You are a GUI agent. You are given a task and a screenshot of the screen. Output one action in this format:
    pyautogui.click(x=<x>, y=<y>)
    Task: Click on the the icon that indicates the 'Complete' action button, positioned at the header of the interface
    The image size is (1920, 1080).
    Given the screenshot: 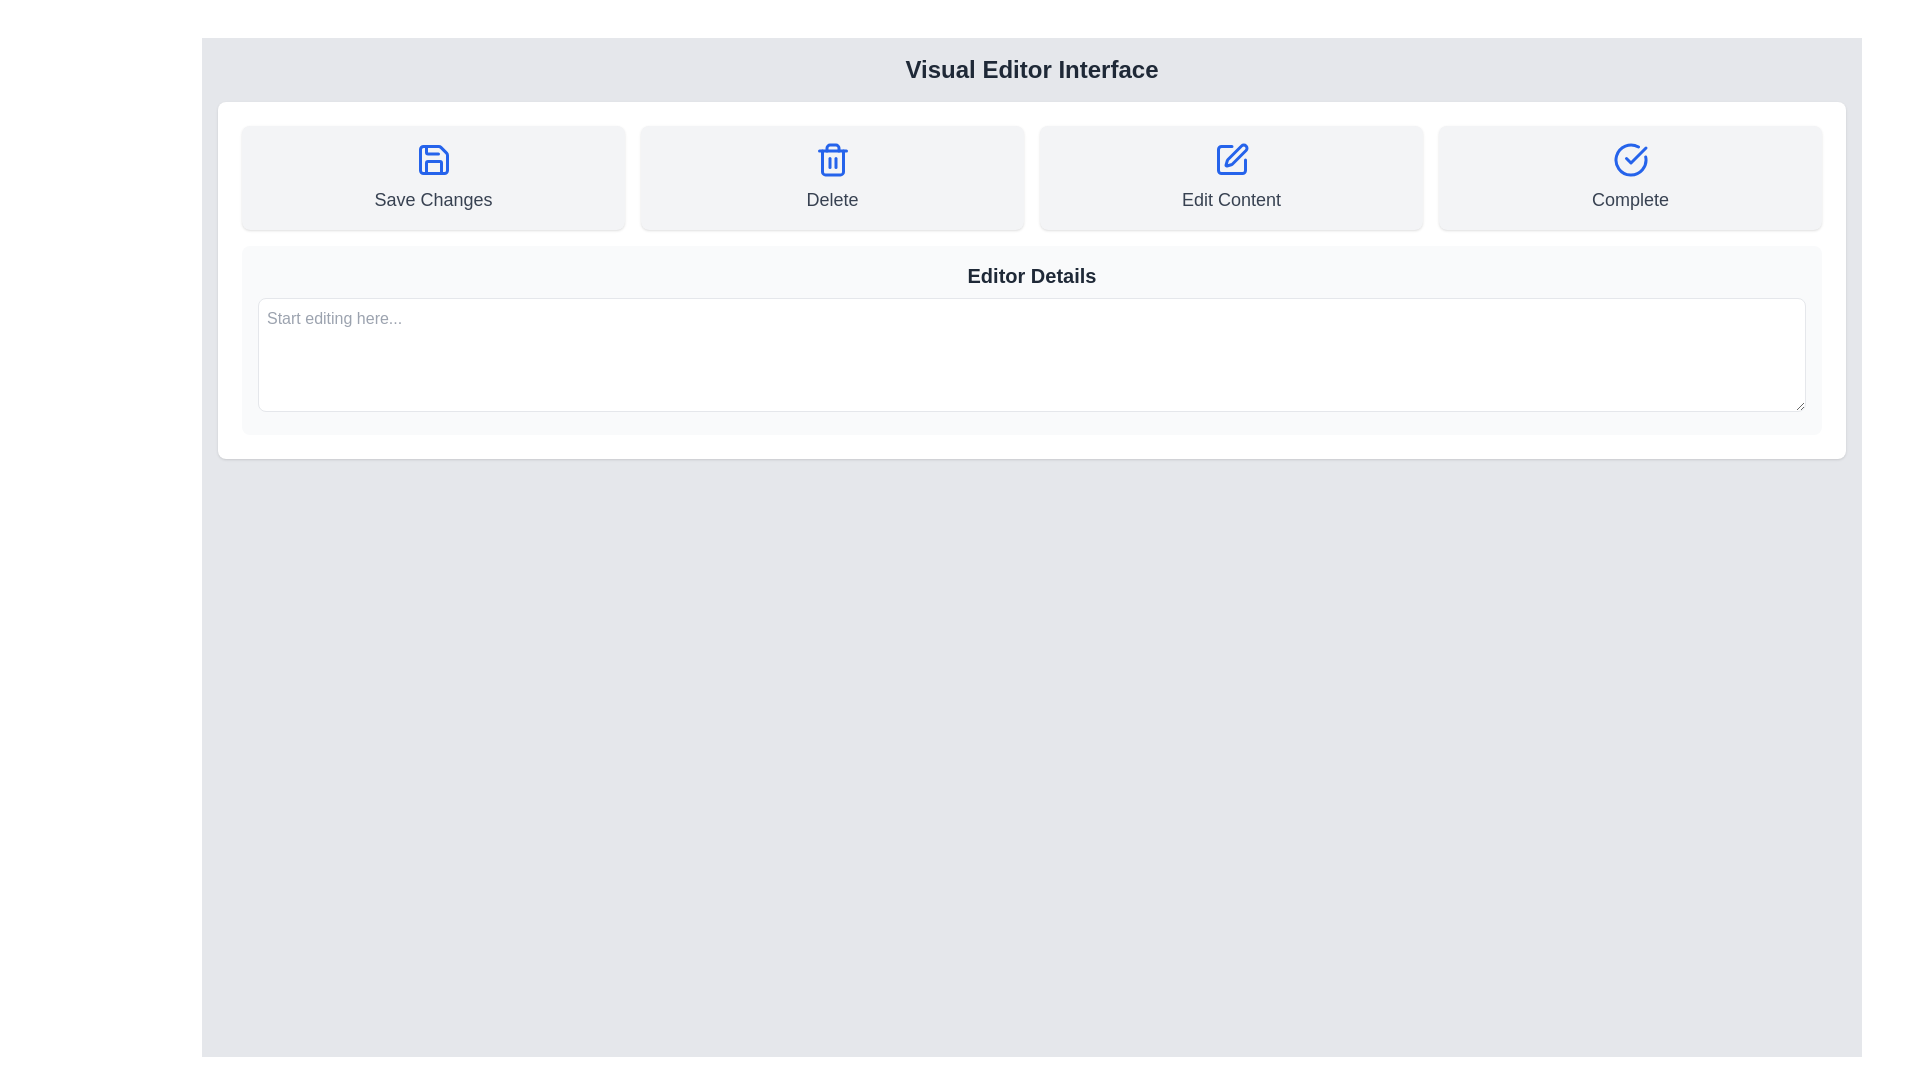 What is the action you would take?
    pyautogui.click(x=1635, y=154)
    